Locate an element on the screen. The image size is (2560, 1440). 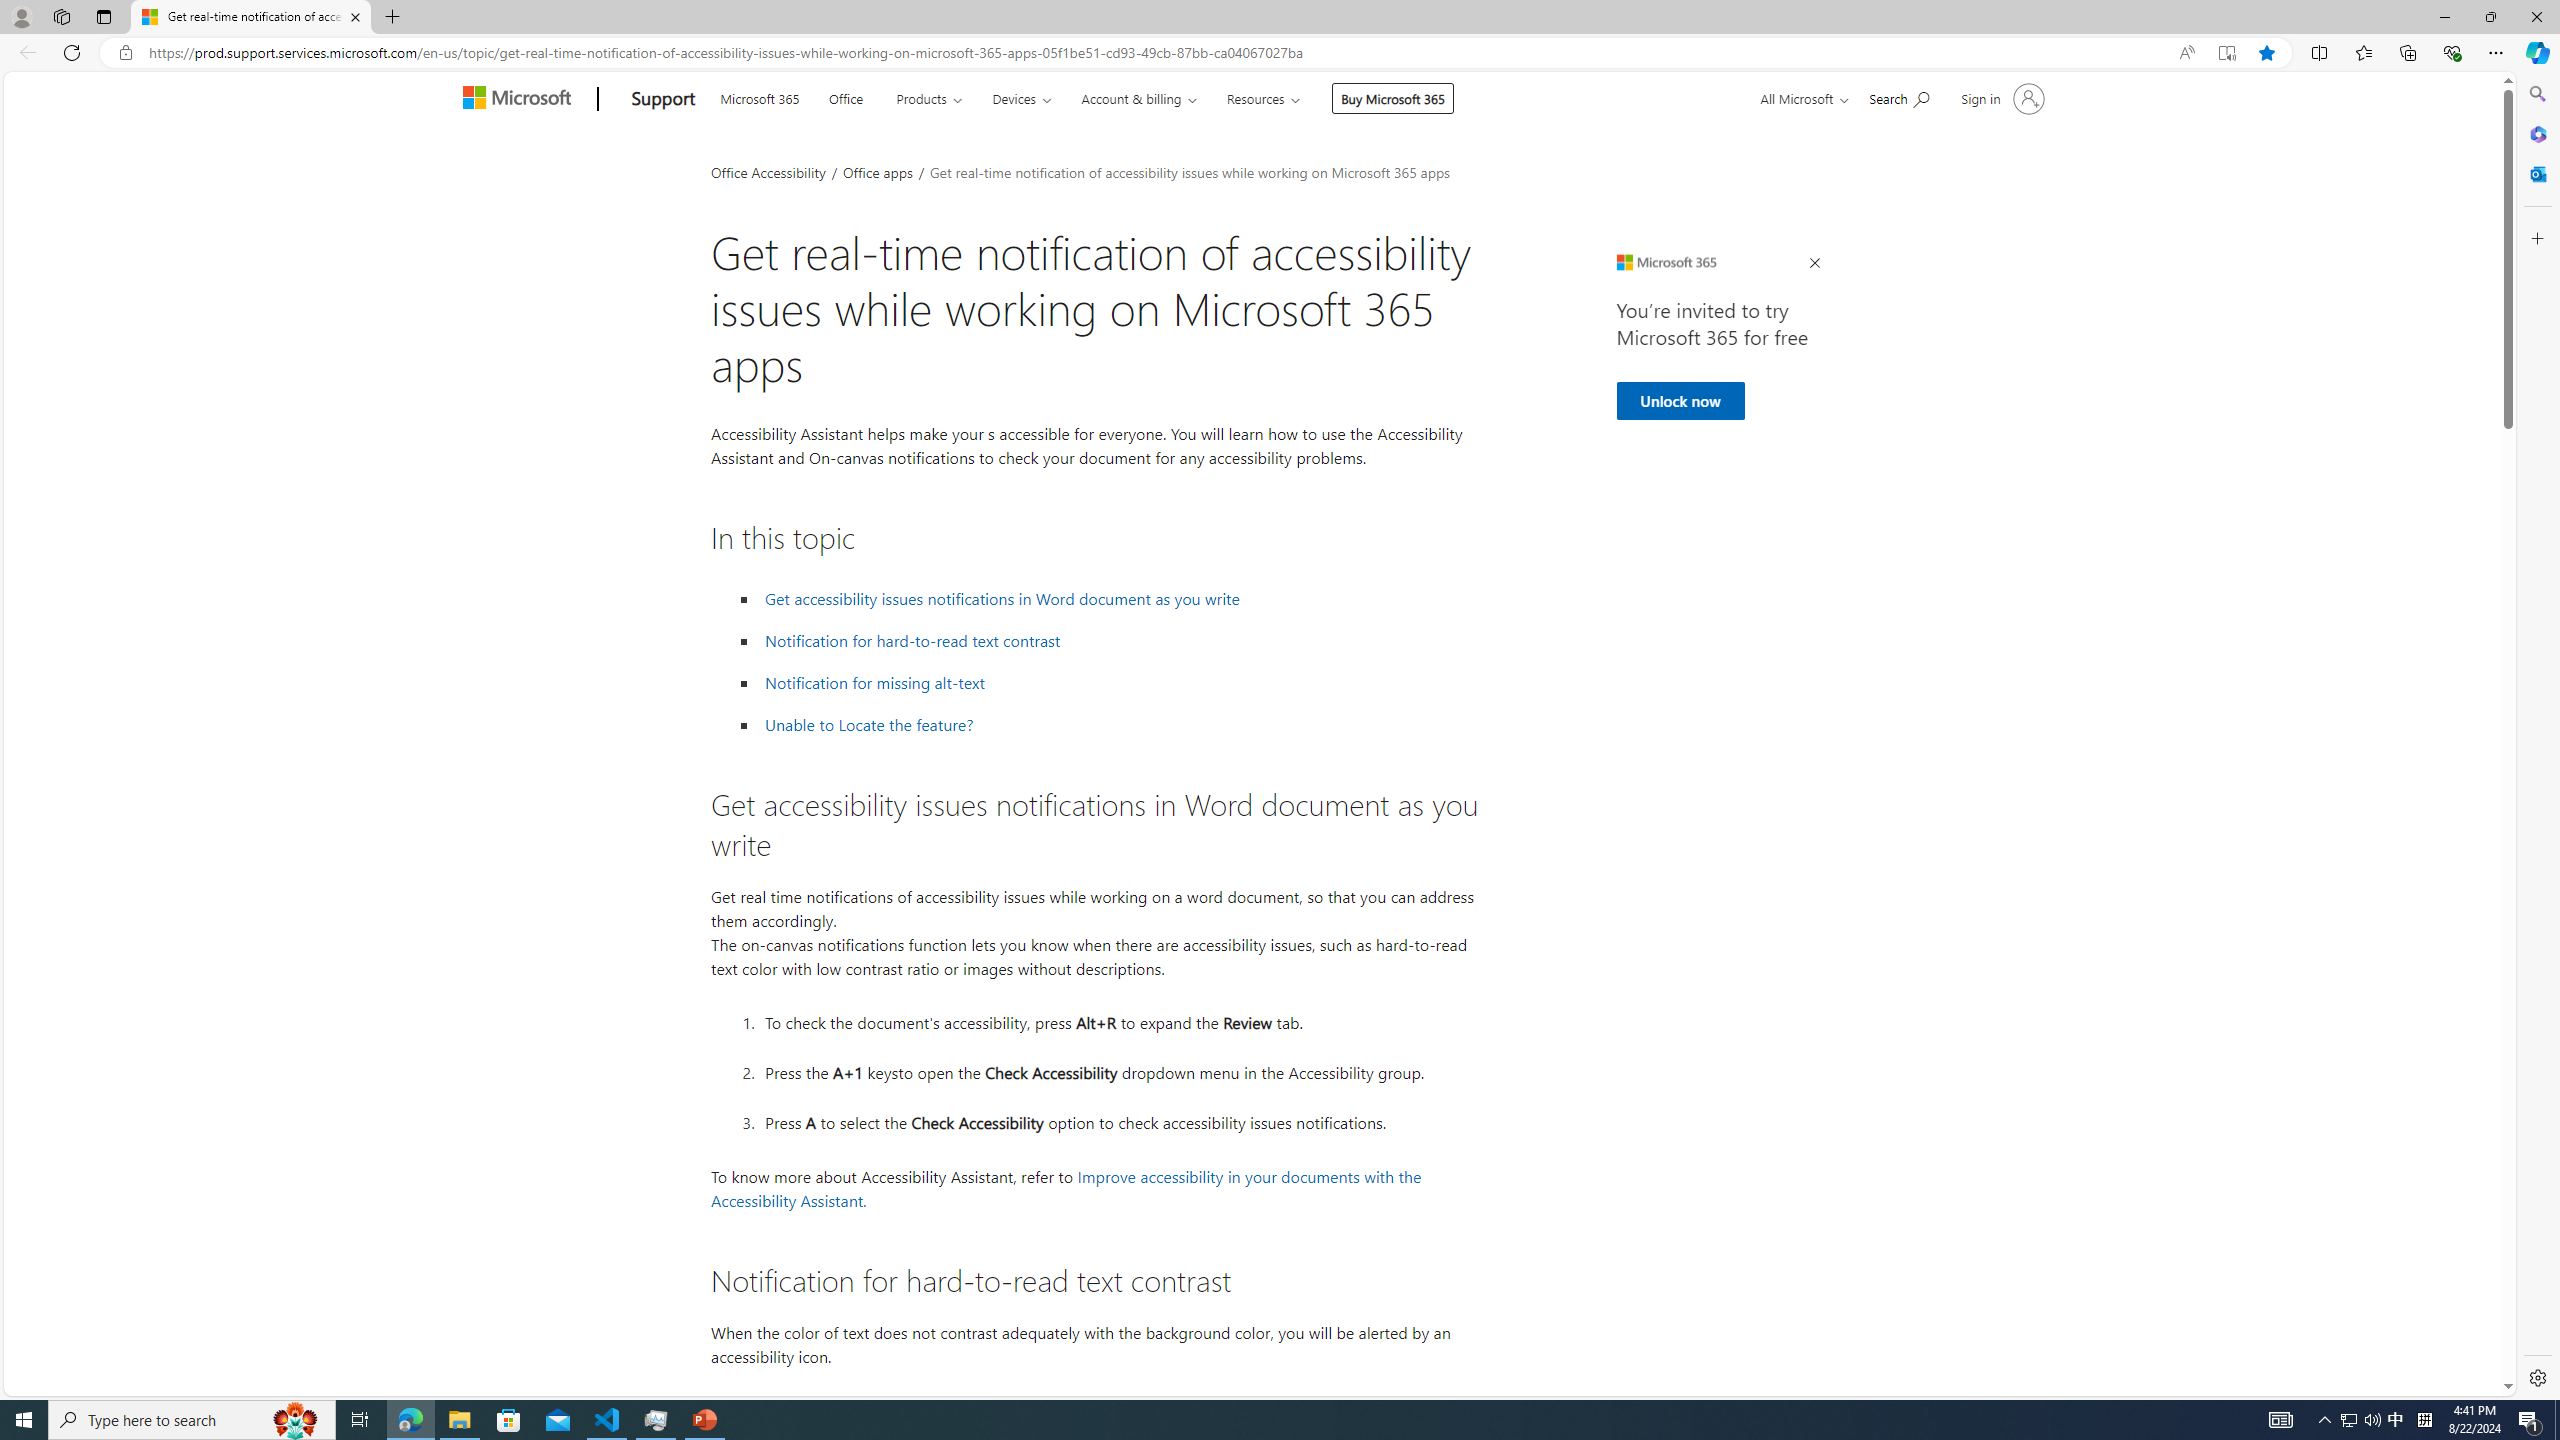
'Browser essentials' is located at coordinates (2451, 51).